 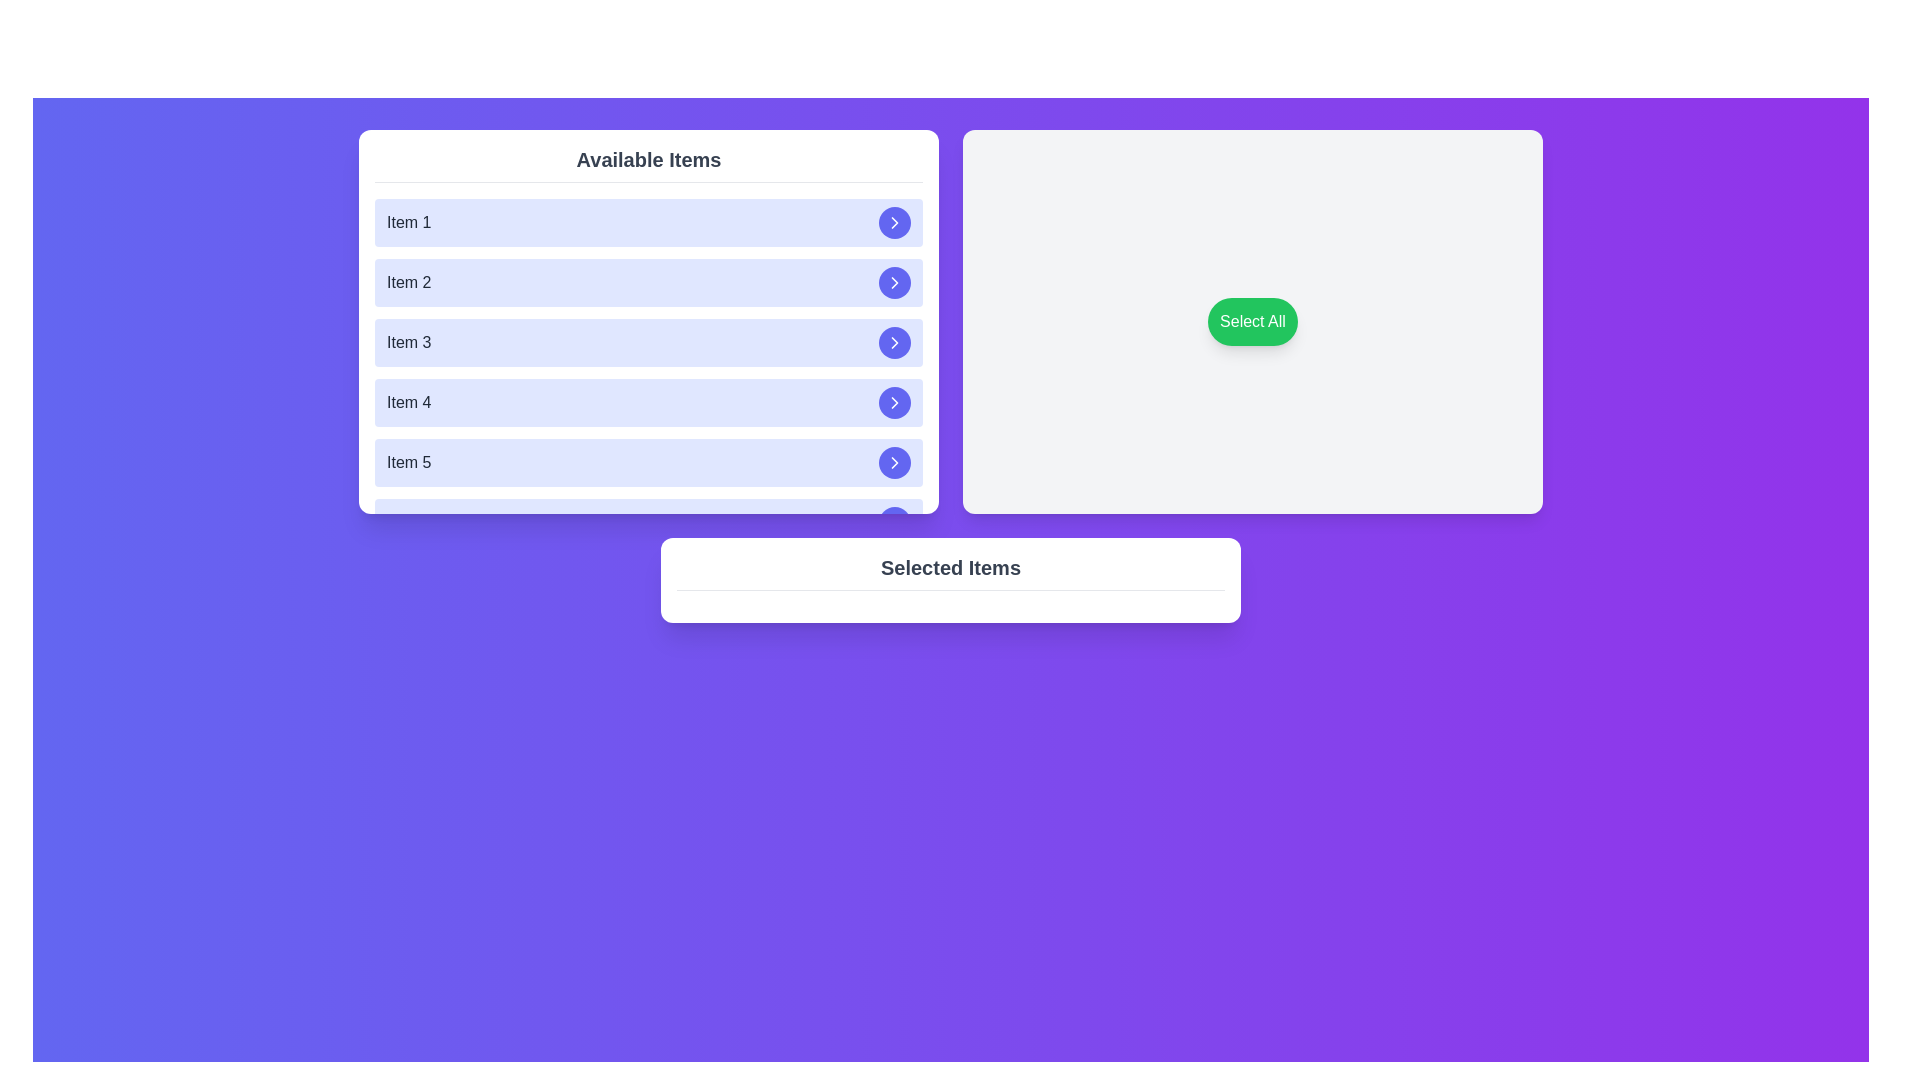 What do you see at coordinates (893, 462) in the screenshot?
I see `the circular button with an arrow symbol located at the far right side of the 'Item 5' row in the 'Available Items' list to receive visual feedback` at bounding box center [893, 462].